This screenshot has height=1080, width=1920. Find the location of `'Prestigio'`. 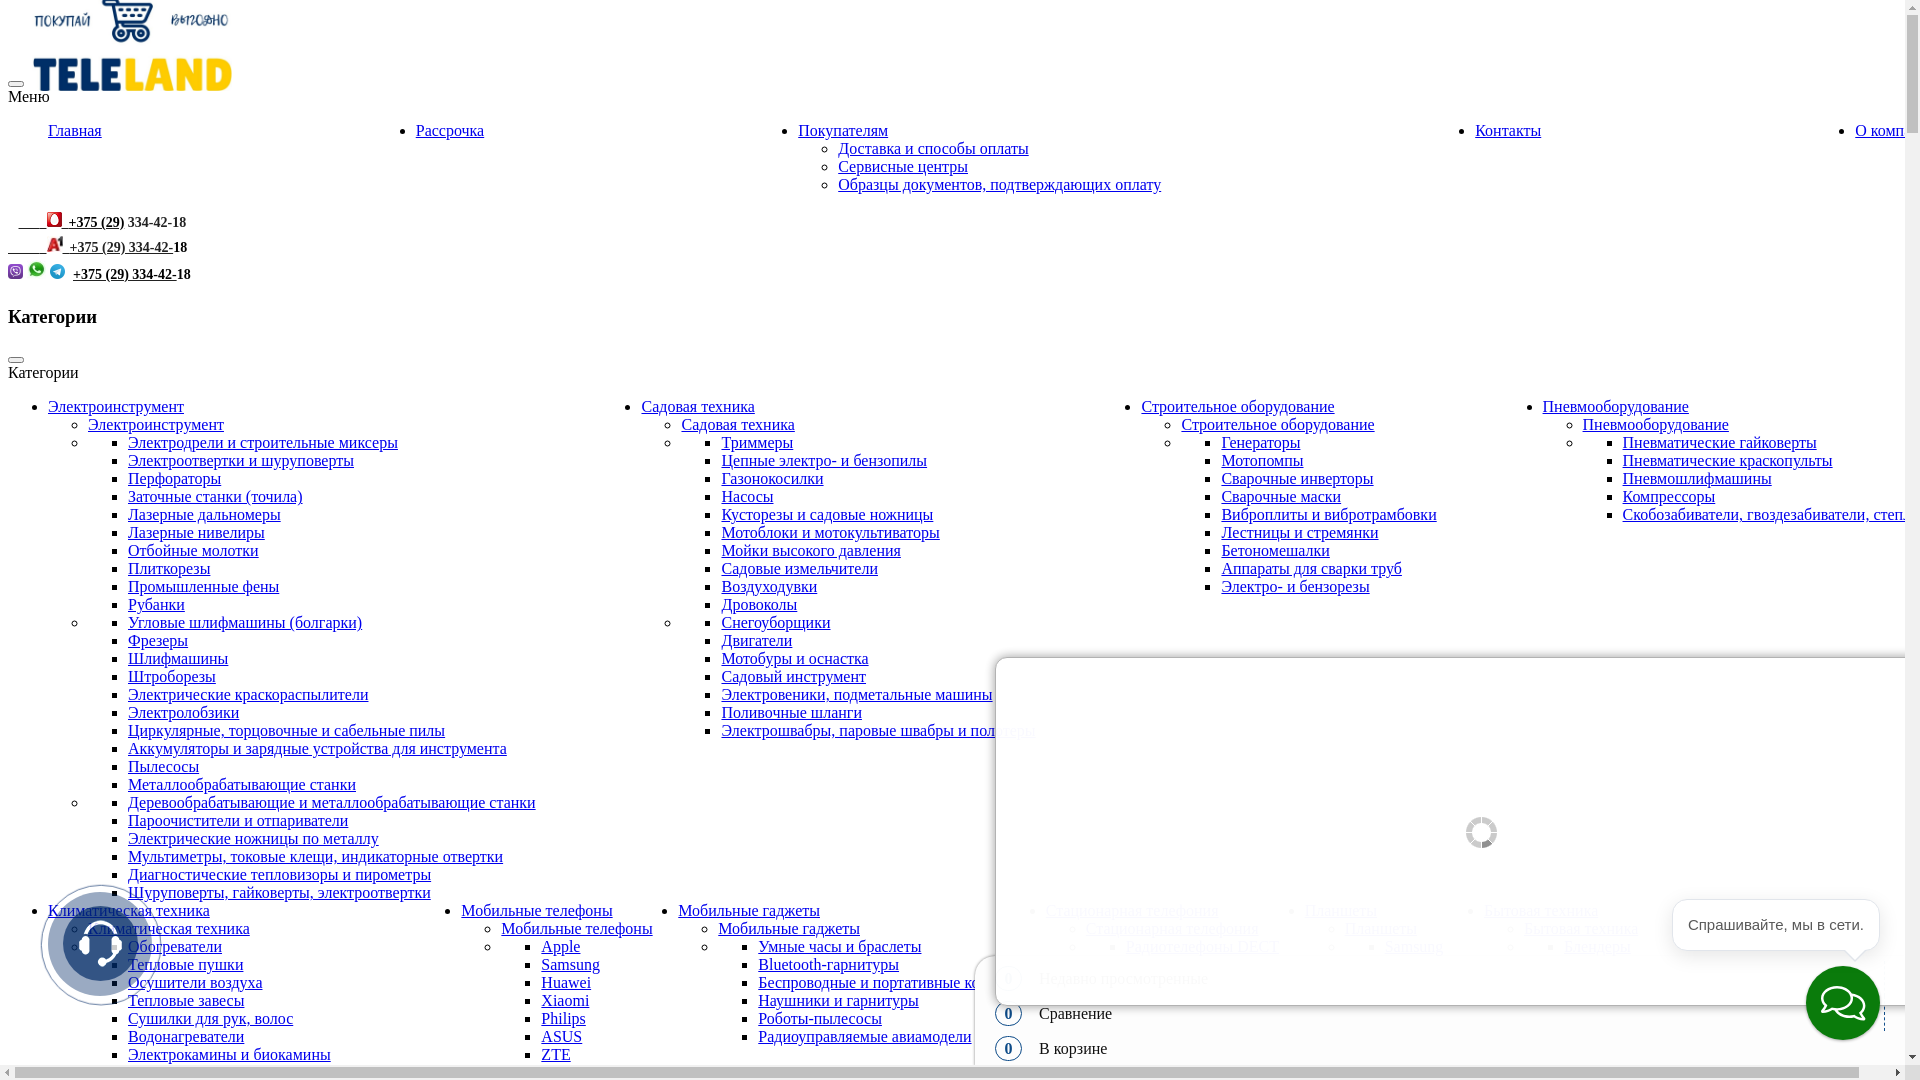

'Prestigio' is located at coordinates (1412, 1035).